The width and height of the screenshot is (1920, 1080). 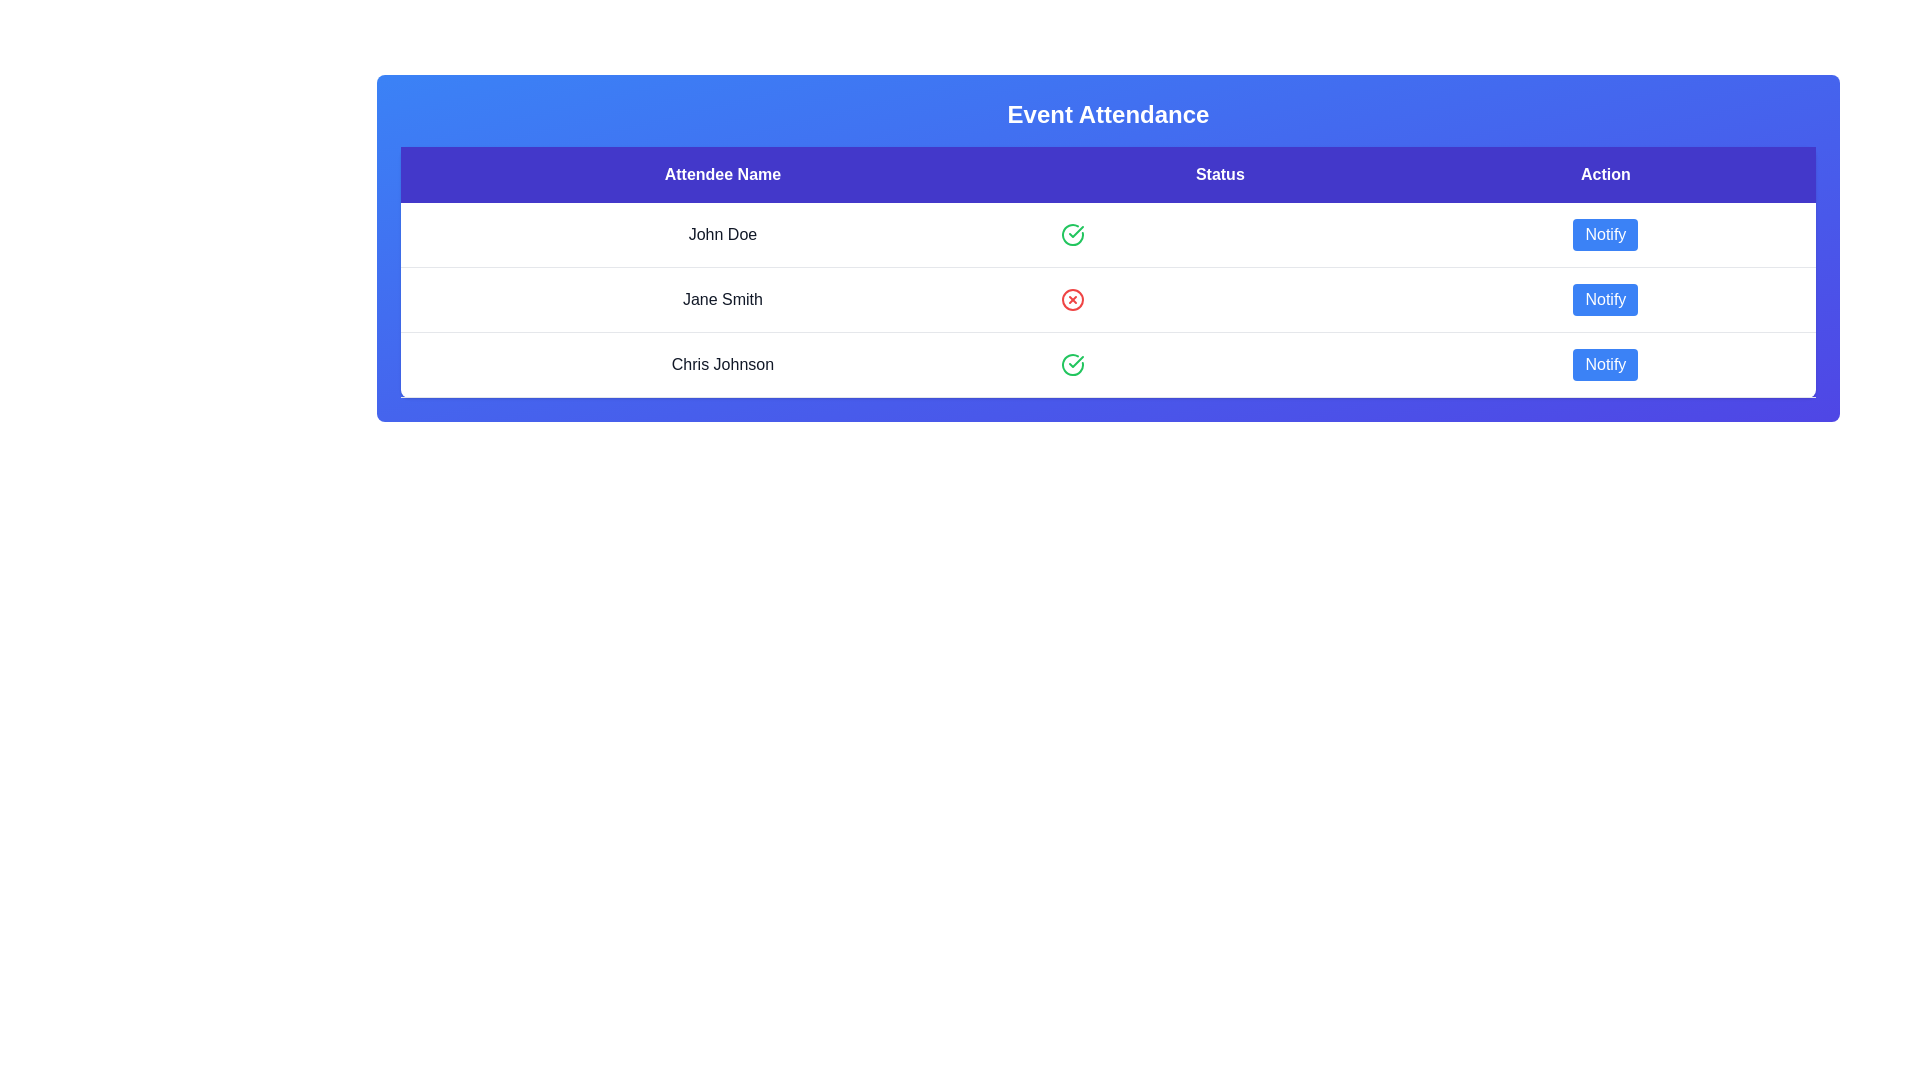 I want to click on the row corresponding to attendee Jane Smith, so click(x=1107, y=300).